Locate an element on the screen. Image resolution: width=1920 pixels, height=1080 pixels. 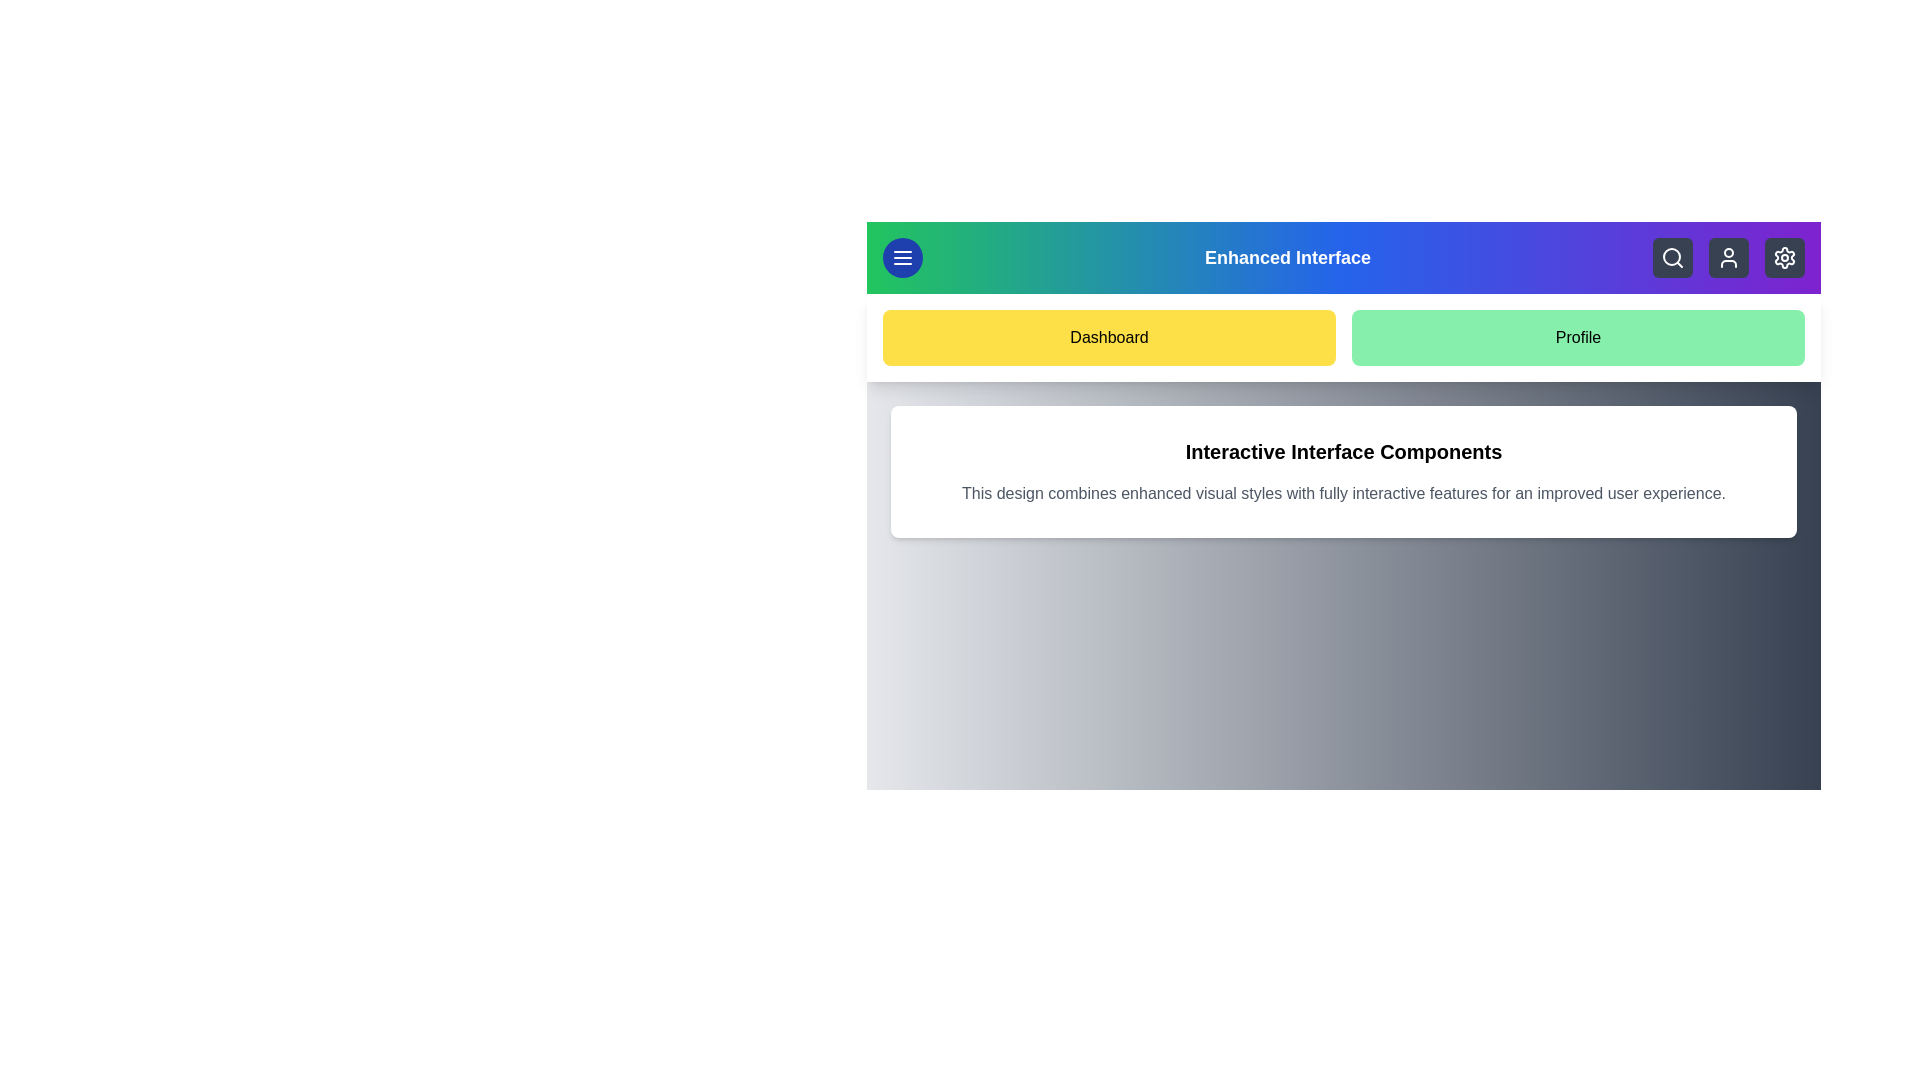
the settings icon to open the settings menu is located at coordinates (1785, 257).